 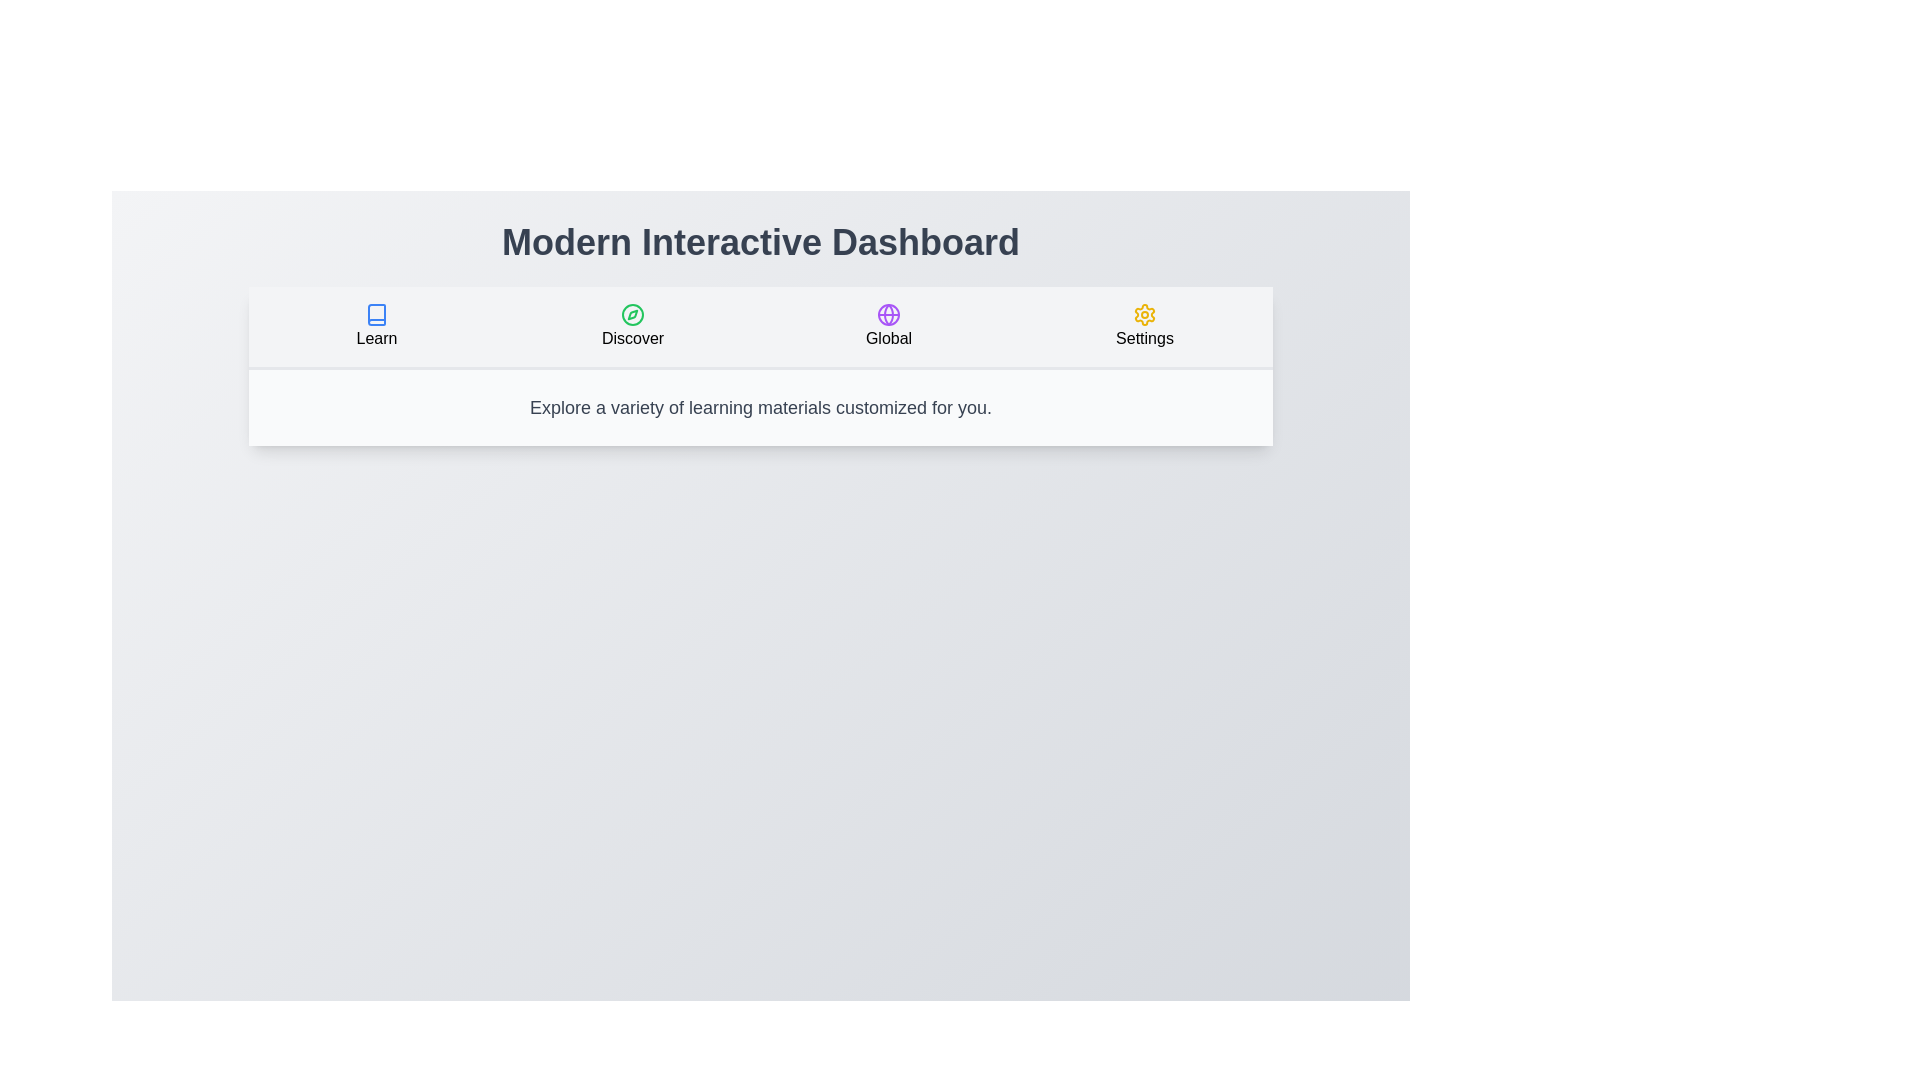 What do you see at coordinates (632, 315) in the screenshot?
I see `the SVG Circle Element representing the 'Discover' option in the navigation menu, which is the second item in a row of four items` at bounding box center [632, 315].